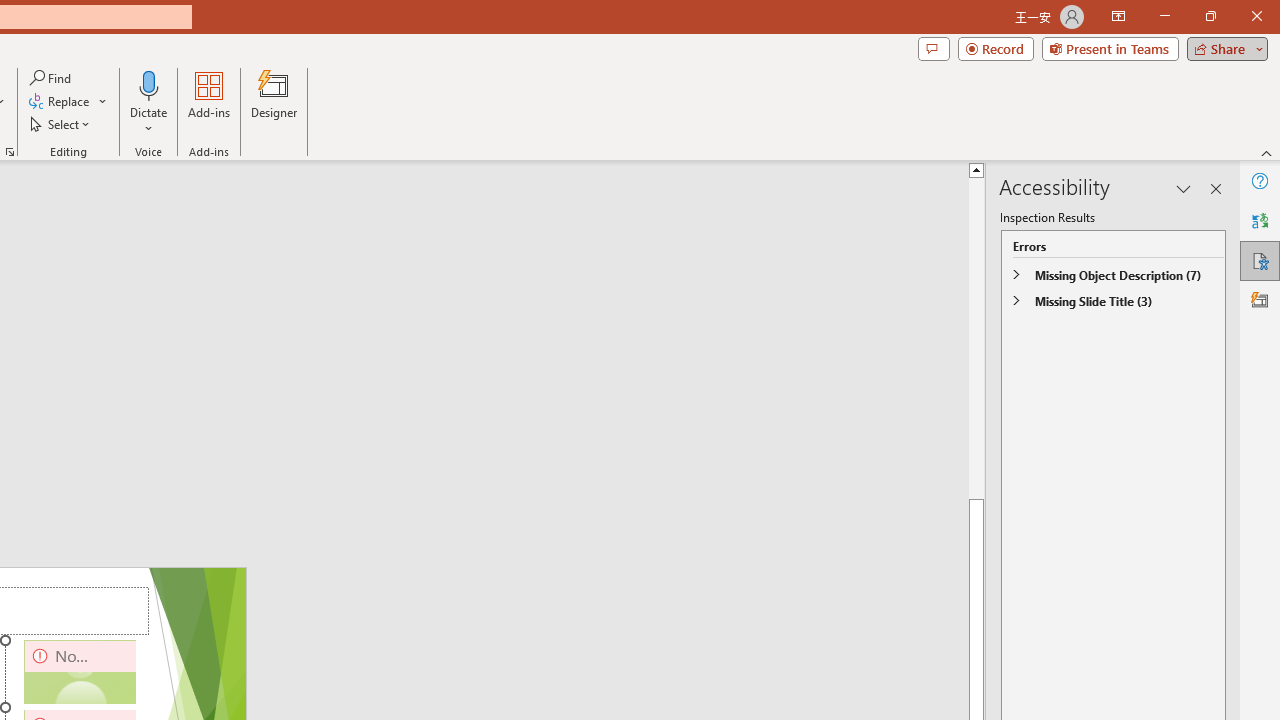 This screenshot has height=720, width=1280. Describe the element at coordinates (80, 672) in the screenshot. I see `'Camera 5, No camera detected.'` at that location.